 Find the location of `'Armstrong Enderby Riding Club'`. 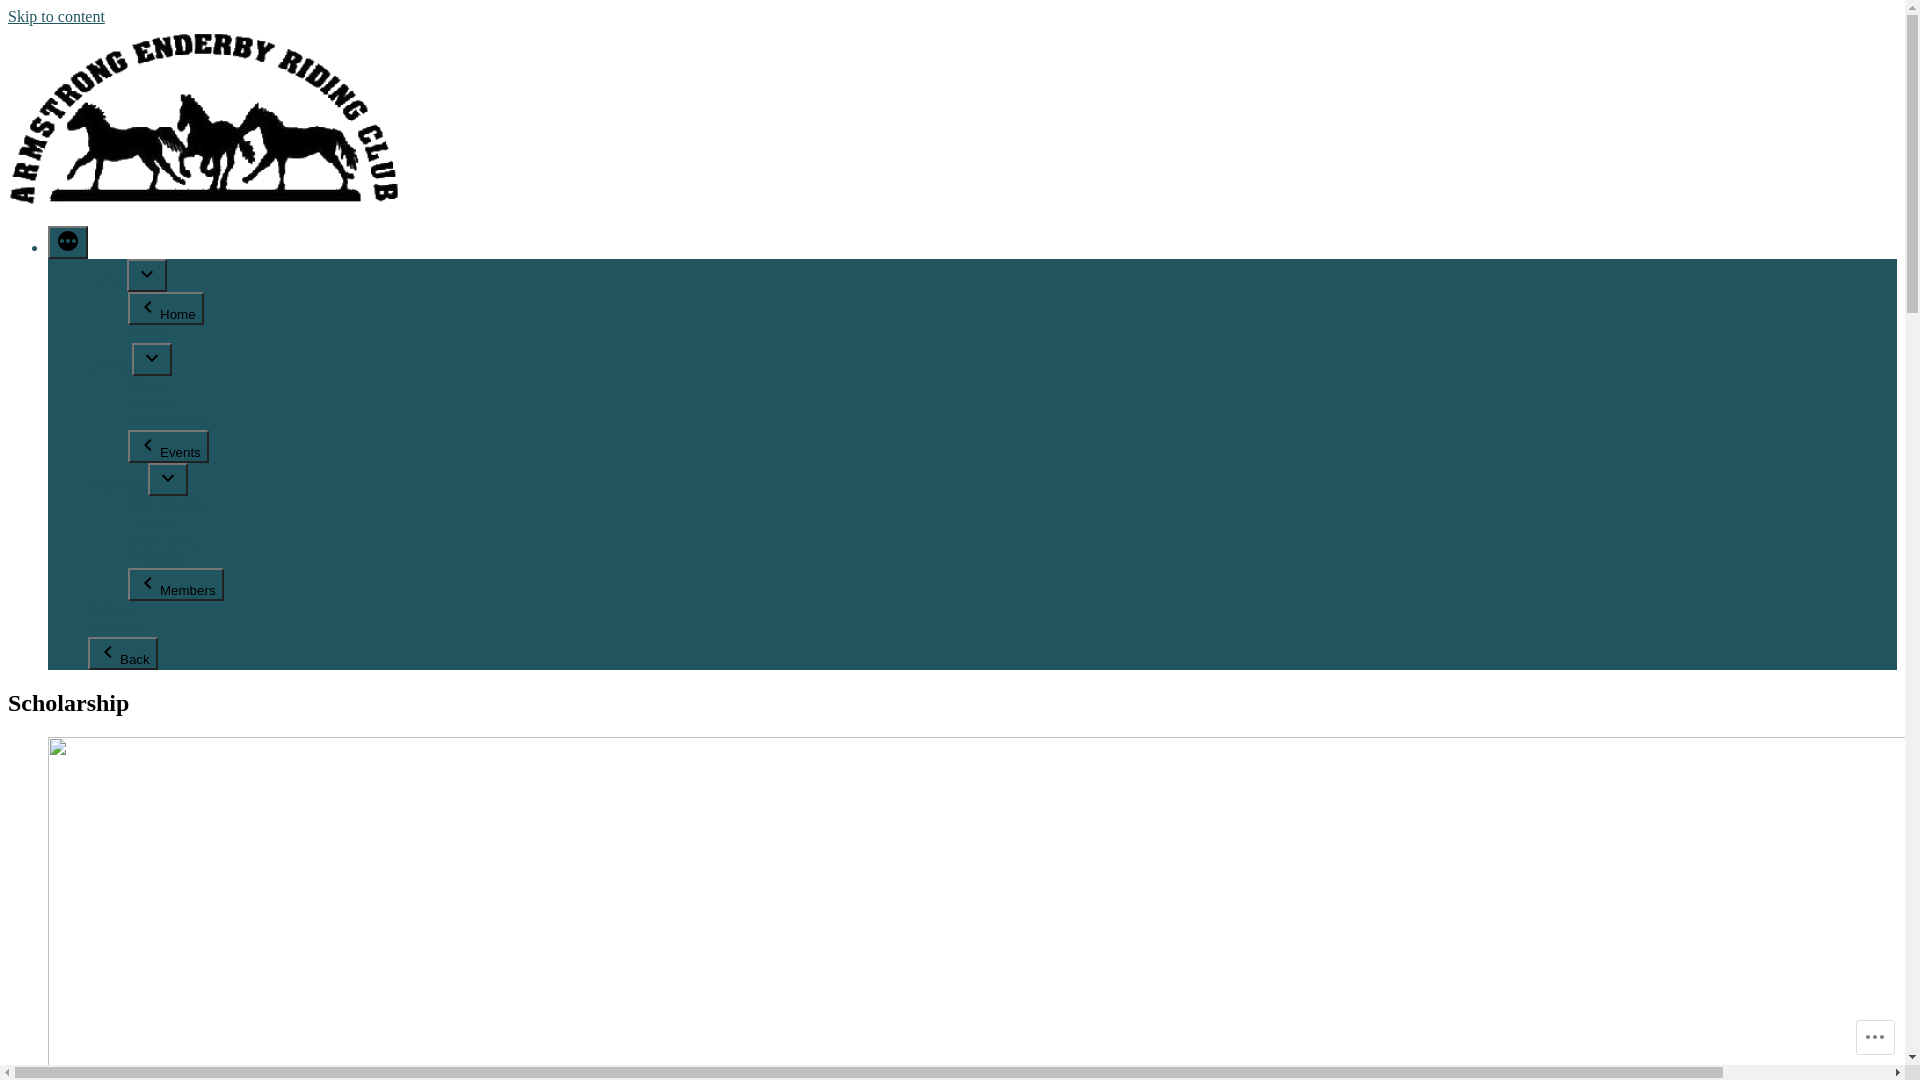

'Armstrong Enderby Riding Club' is located at coordinates (112, 233).